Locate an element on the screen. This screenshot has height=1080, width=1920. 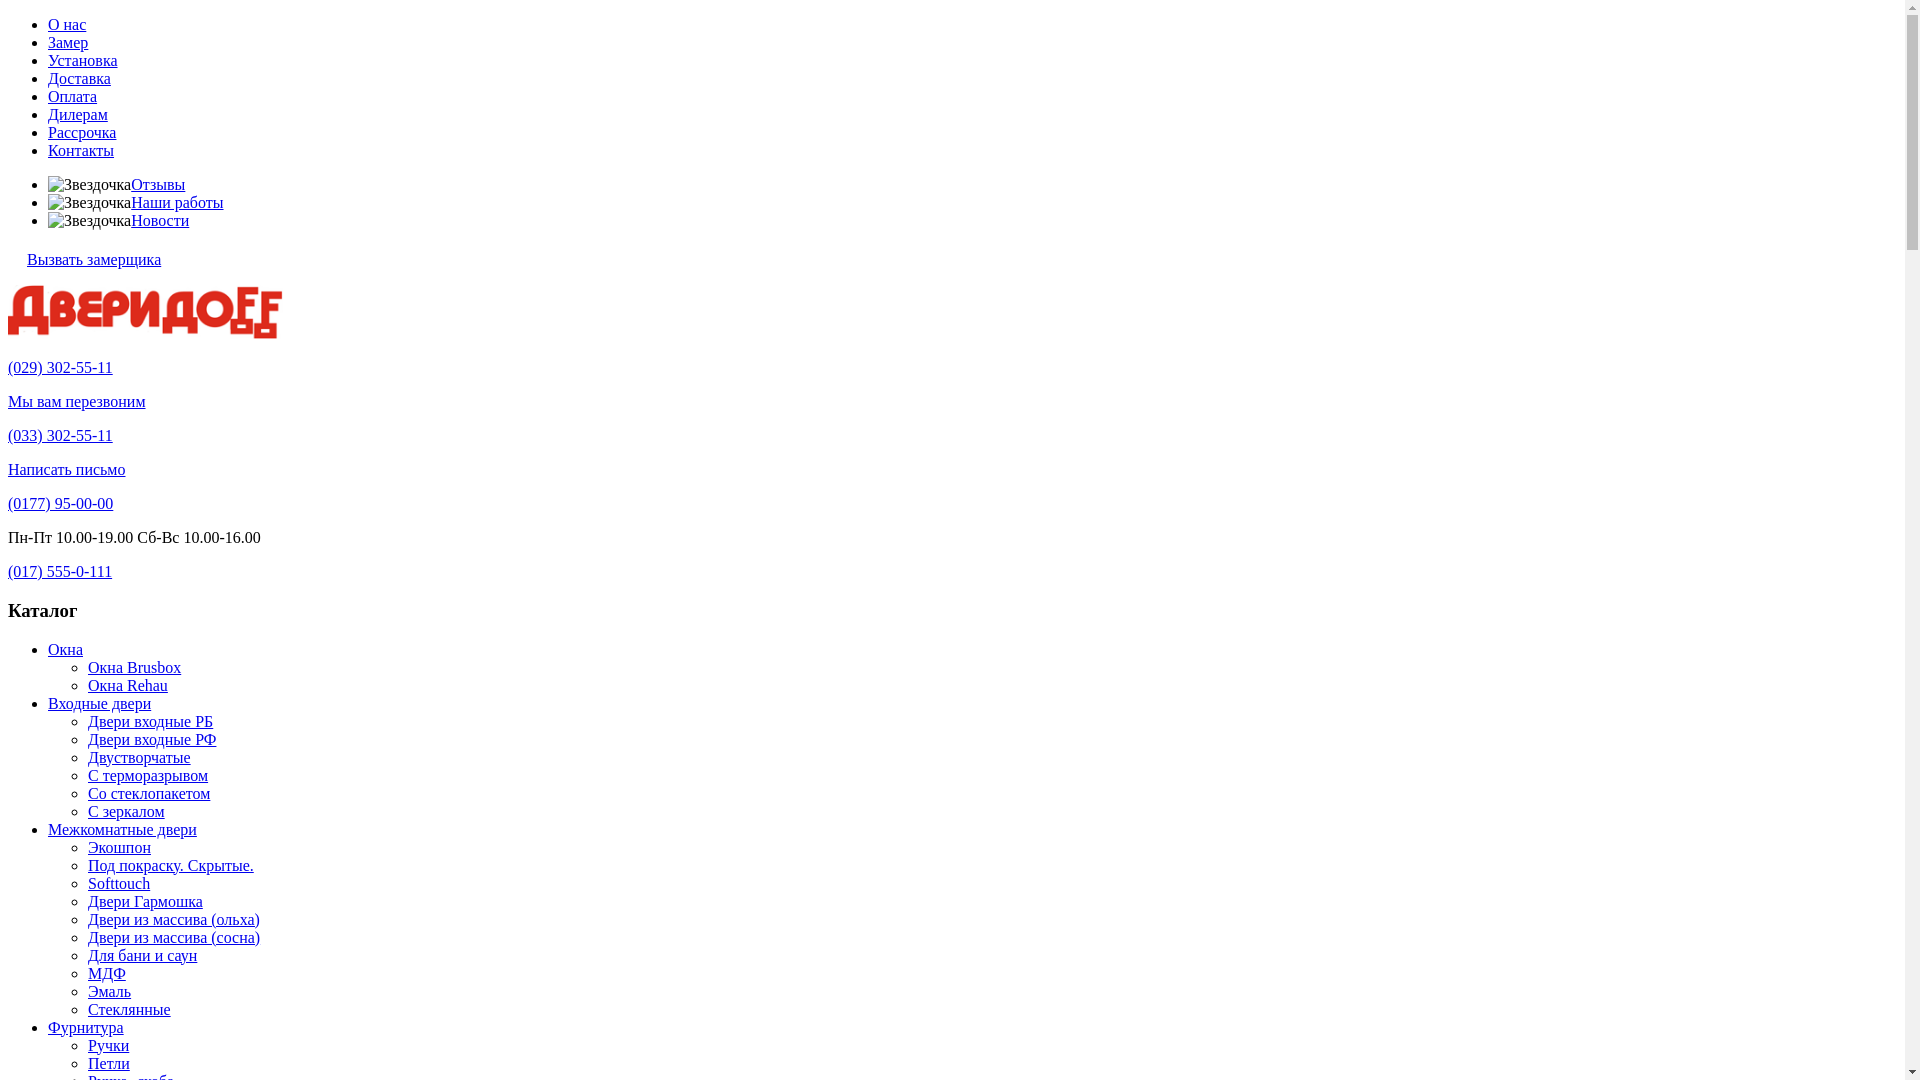
'(017) 555-0-111' is located at coordinates (8, 571).